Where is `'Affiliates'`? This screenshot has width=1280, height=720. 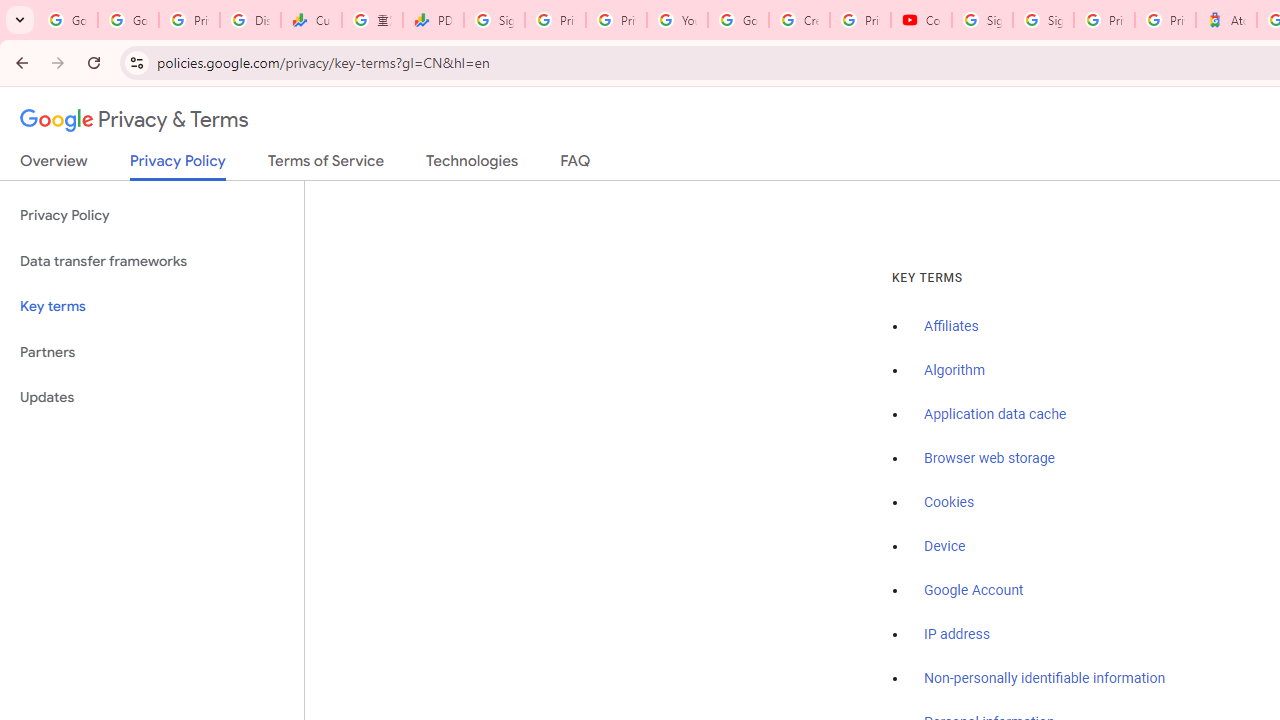 'Affiliates' is located at coordinates (950, 326).